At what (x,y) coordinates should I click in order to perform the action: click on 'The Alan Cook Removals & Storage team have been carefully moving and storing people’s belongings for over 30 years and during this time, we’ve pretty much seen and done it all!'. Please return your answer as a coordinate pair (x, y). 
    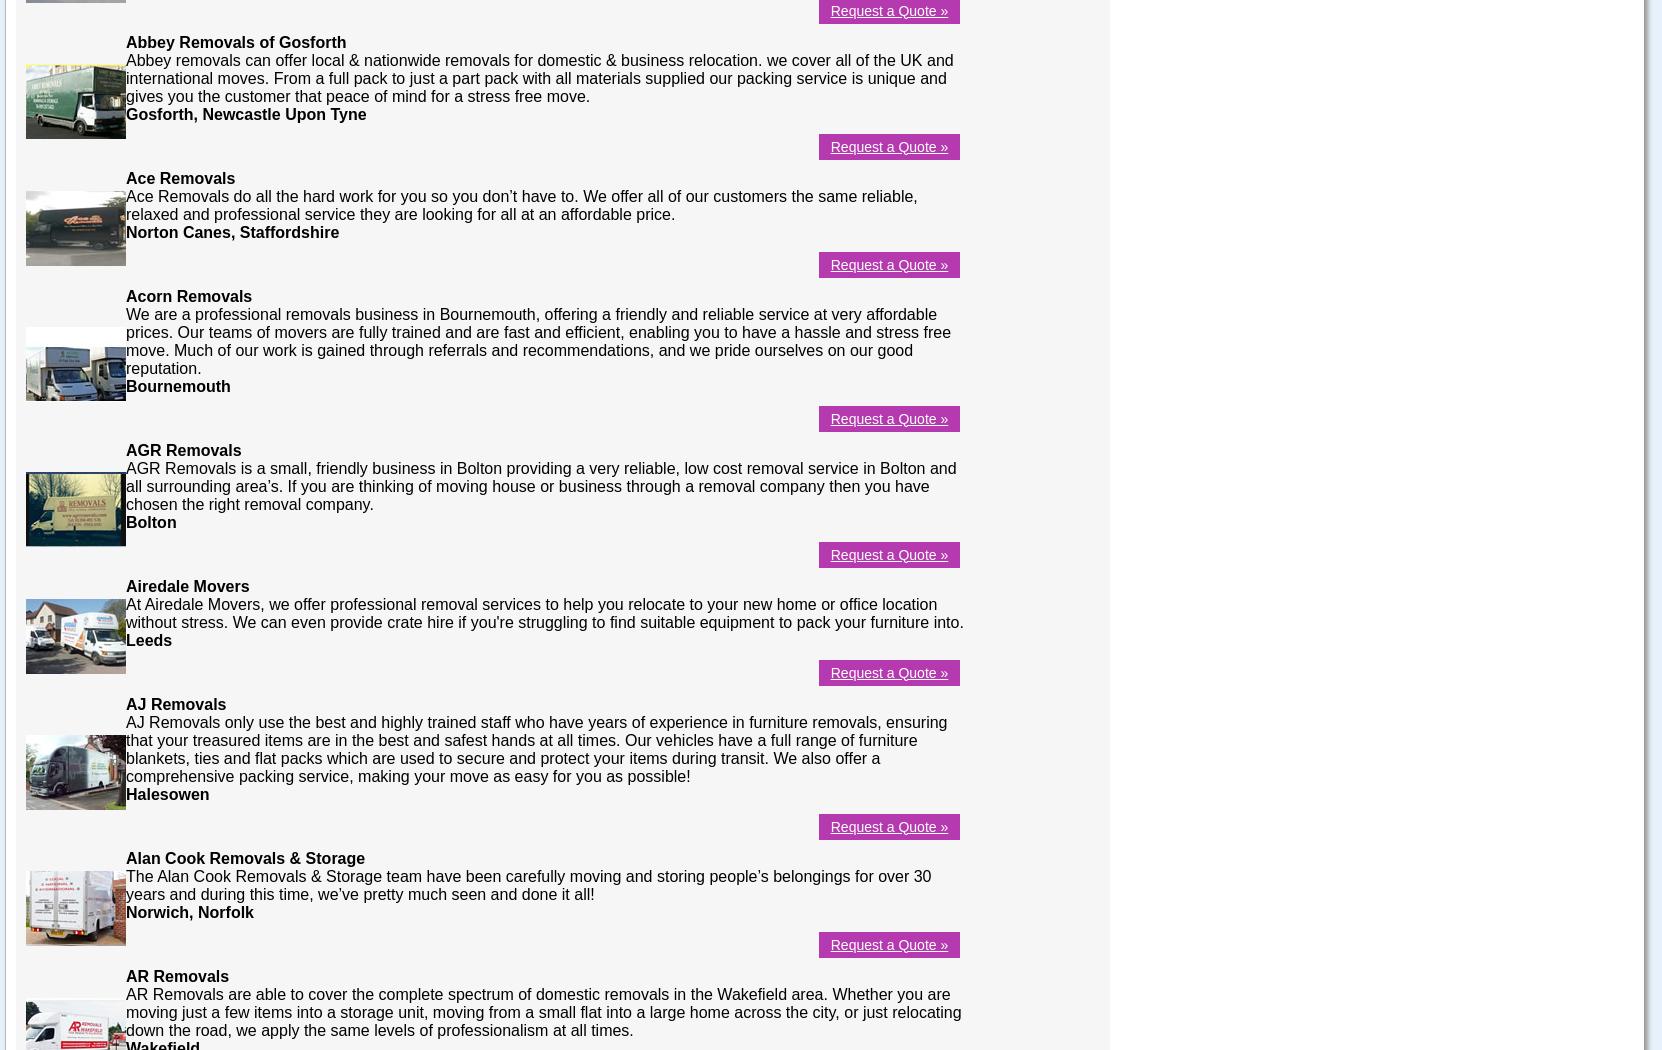
    Looking at the image, I should click on (527, 883).